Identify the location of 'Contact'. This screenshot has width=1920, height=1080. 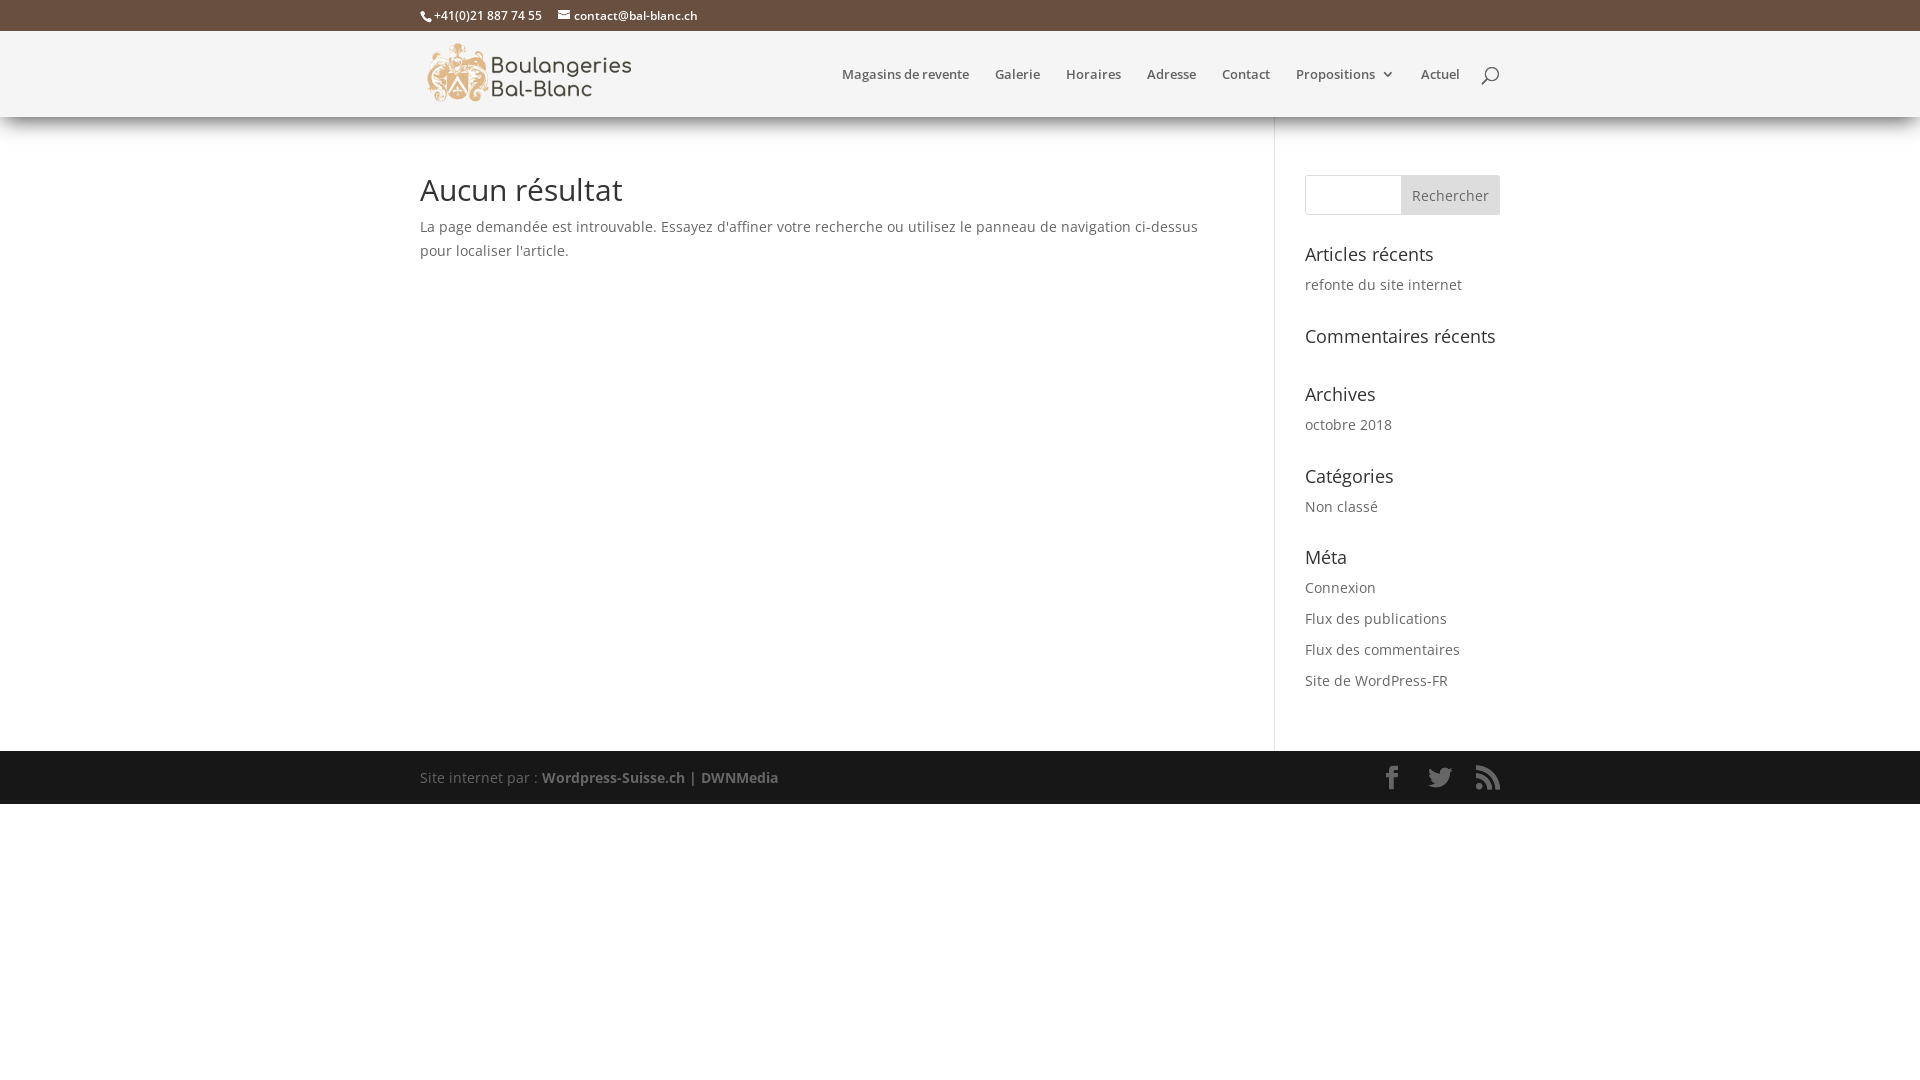
(1245, 92).